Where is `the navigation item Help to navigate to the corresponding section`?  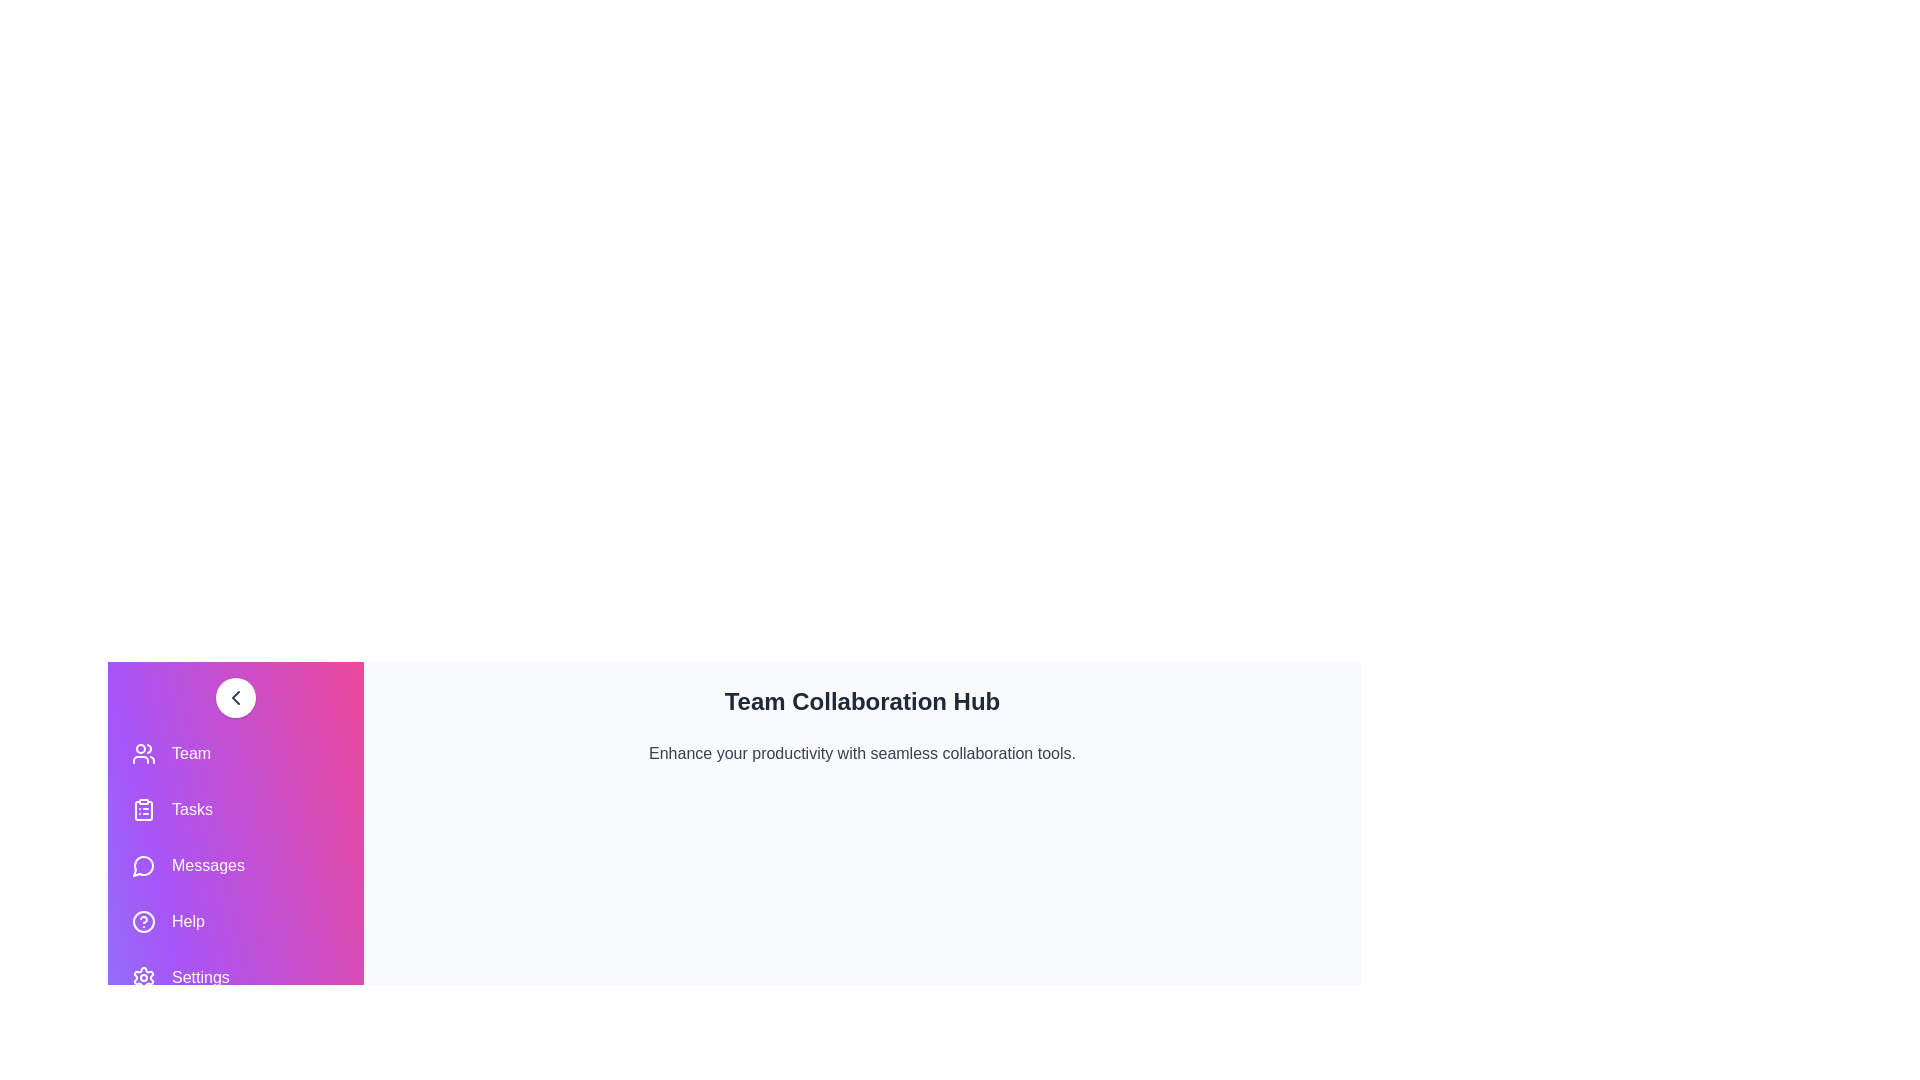
the navigation item Help to navigate to the corresponding section is located at coordinates (235, 921).